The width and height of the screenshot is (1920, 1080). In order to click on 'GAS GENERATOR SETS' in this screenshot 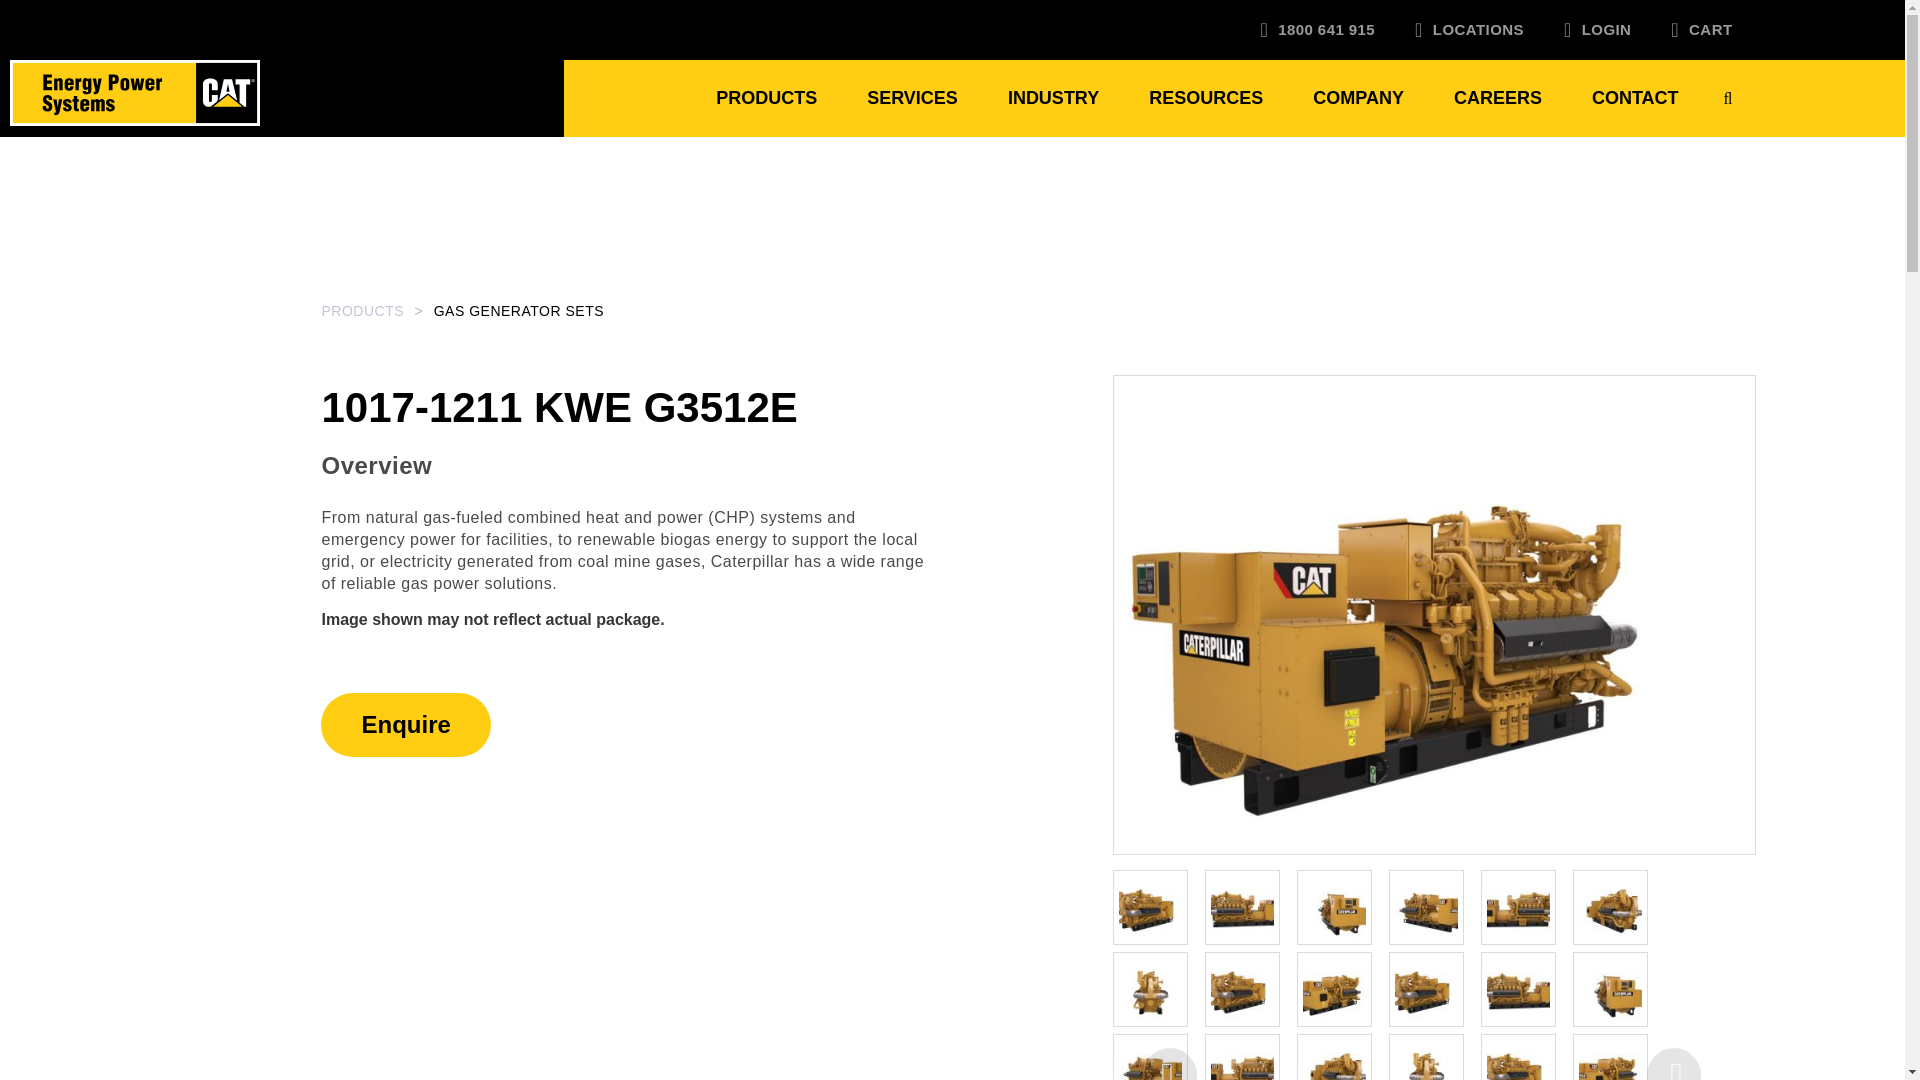, I will do `click(518, 311)`.